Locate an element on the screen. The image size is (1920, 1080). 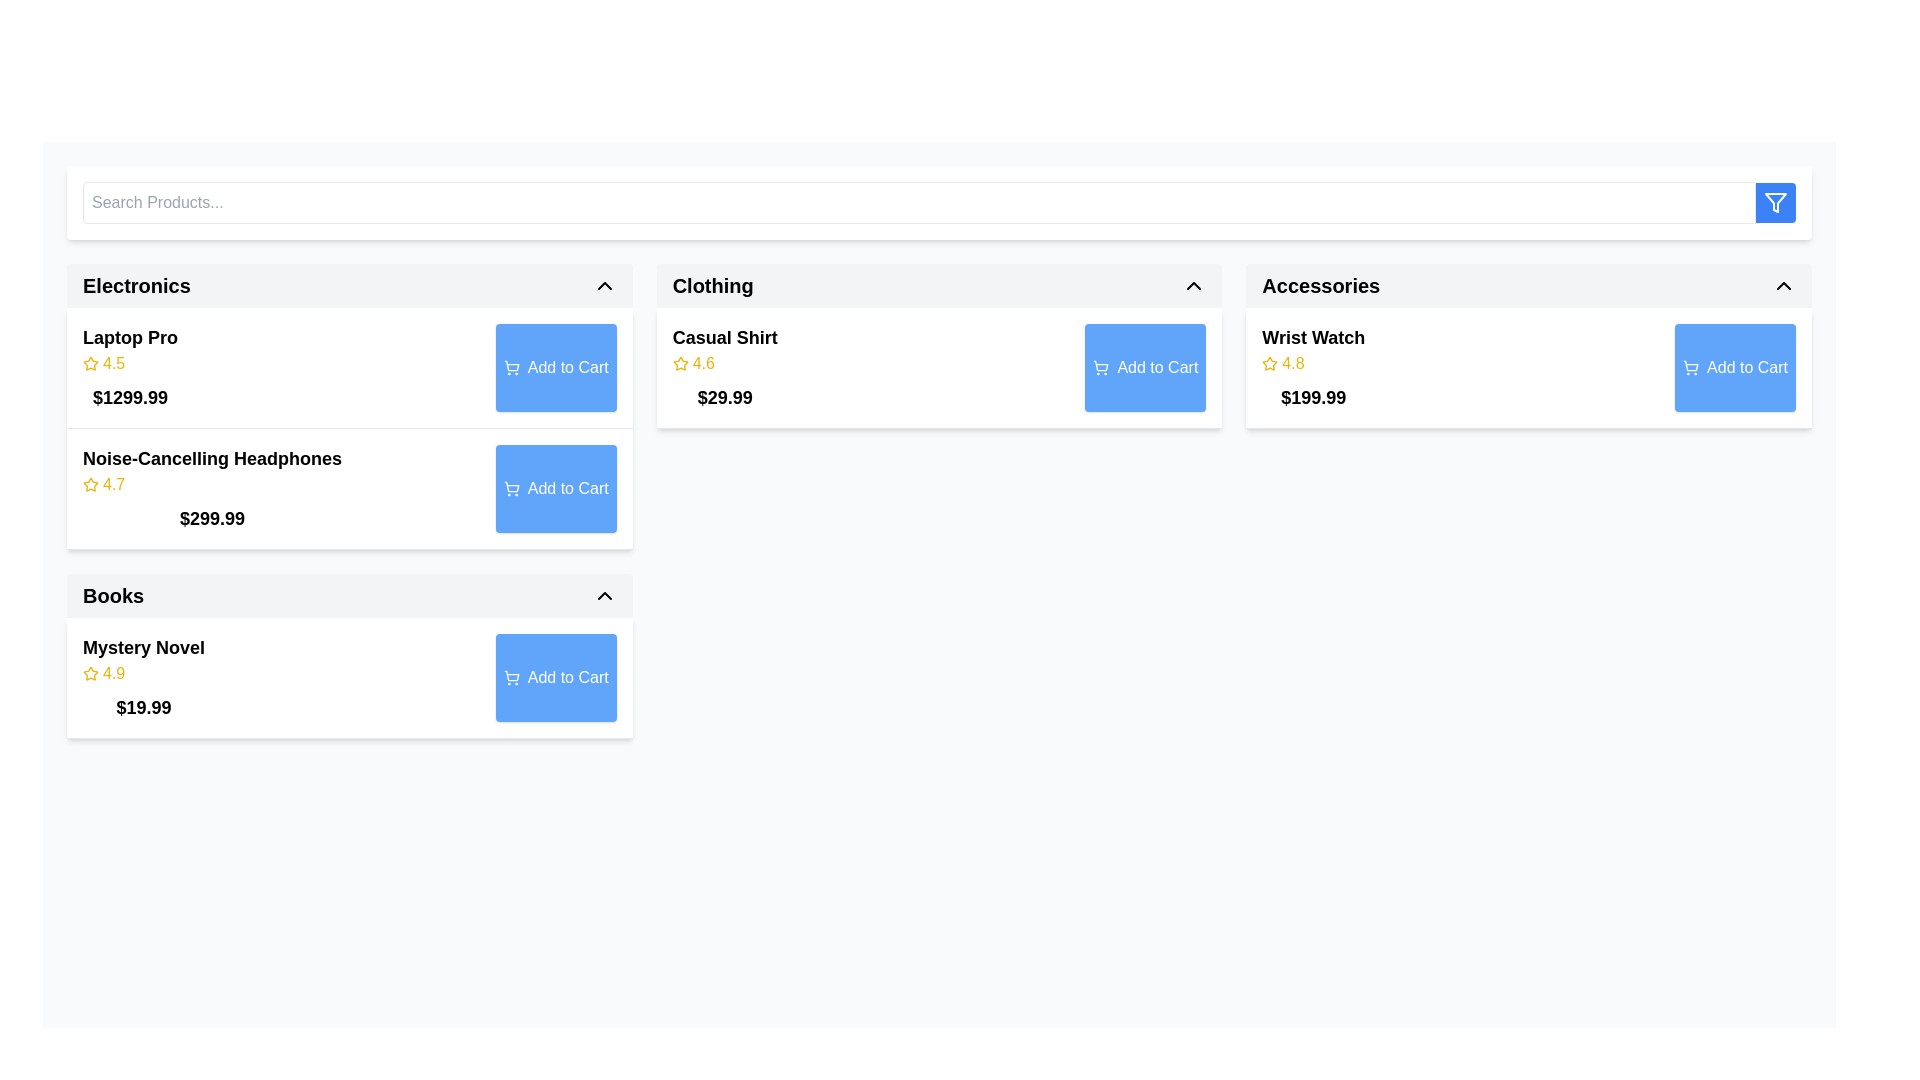
the upward-pointing arrow icon located at the top-right corner of the 'Electronics' section header is located at coordinates (603, 285).